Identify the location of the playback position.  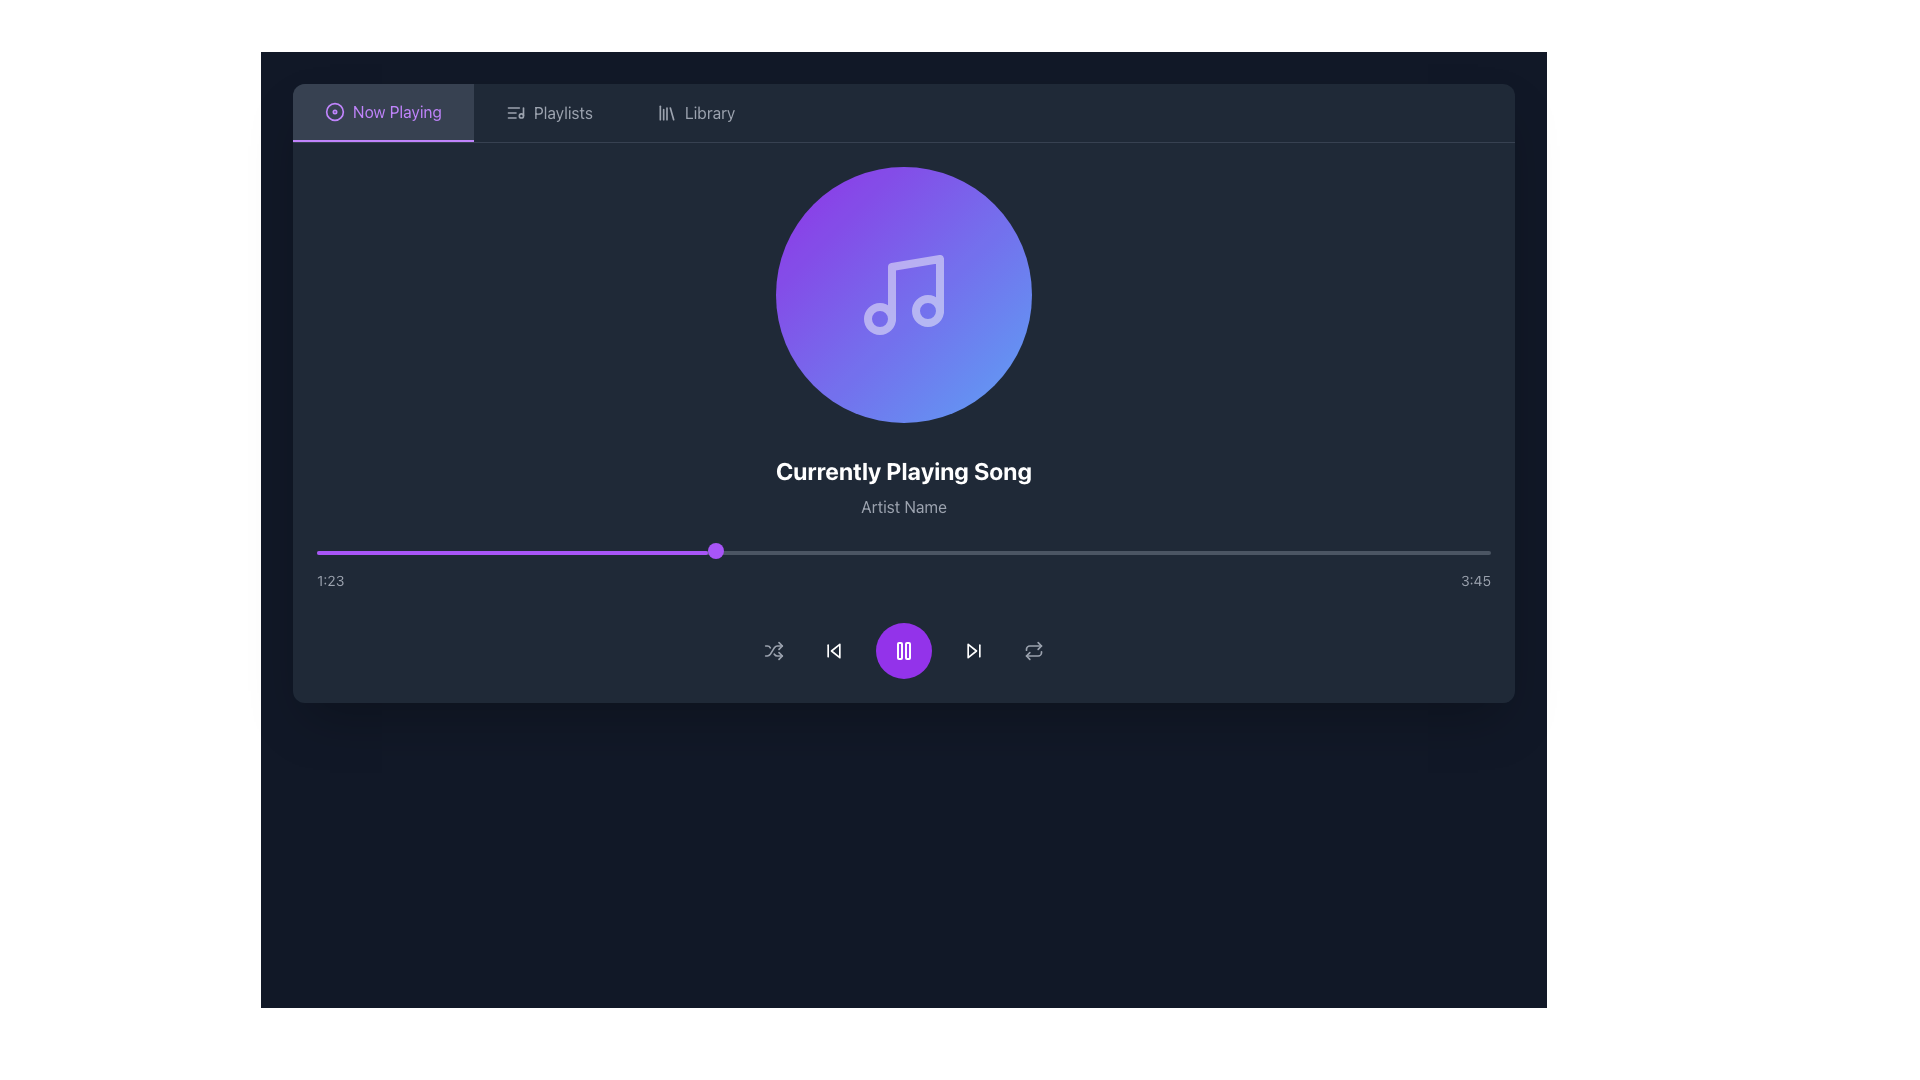
(1102, 552).